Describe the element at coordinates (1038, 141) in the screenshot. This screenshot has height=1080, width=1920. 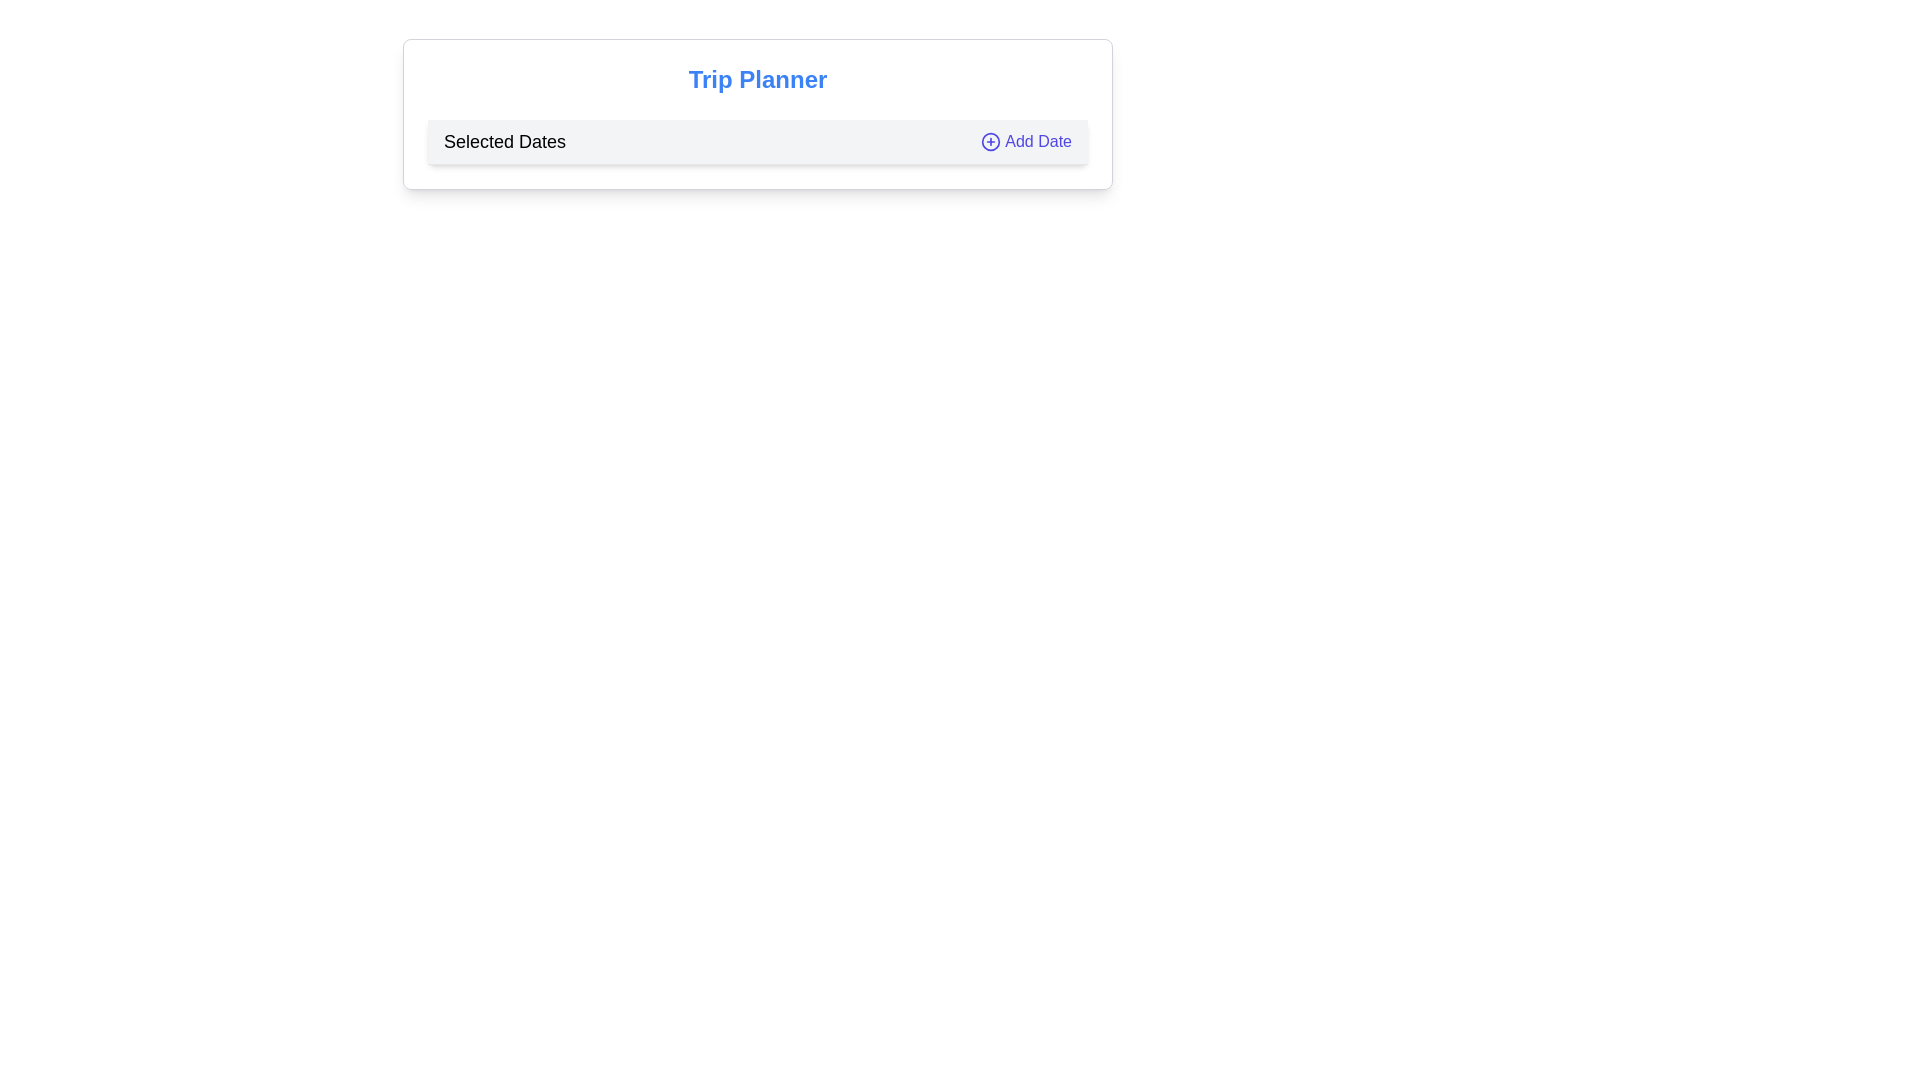
I see `'Add Date' text label, which indicates the function for adding a date in the interactive component` at that location.